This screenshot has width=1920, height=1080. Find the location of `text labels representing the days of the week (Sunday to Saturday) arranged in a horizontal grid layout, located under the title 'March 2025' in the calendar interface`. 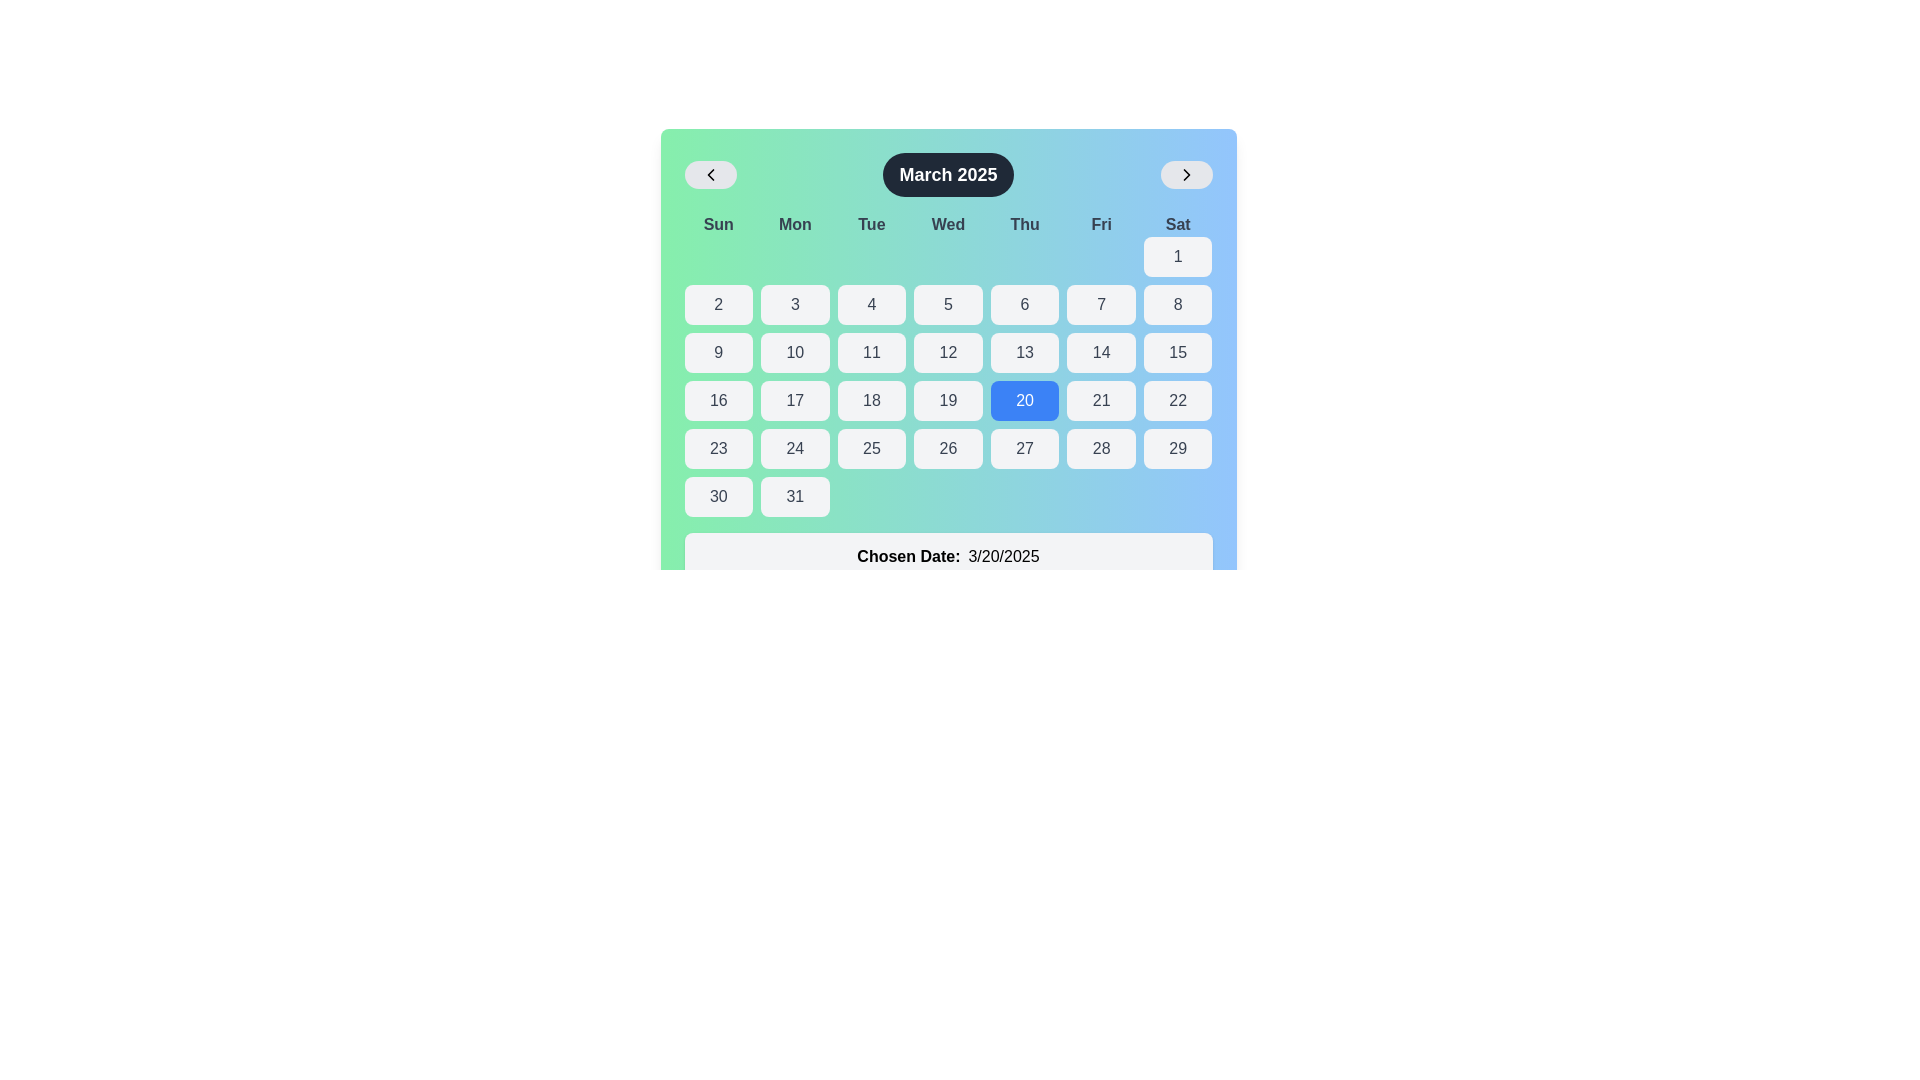

text labels representing the days of the week (Sunday to Saturday) arranged in a horizontal grid layout, located under the title 'March 2025' in the calendar interface is located at coordinates (947, 224).